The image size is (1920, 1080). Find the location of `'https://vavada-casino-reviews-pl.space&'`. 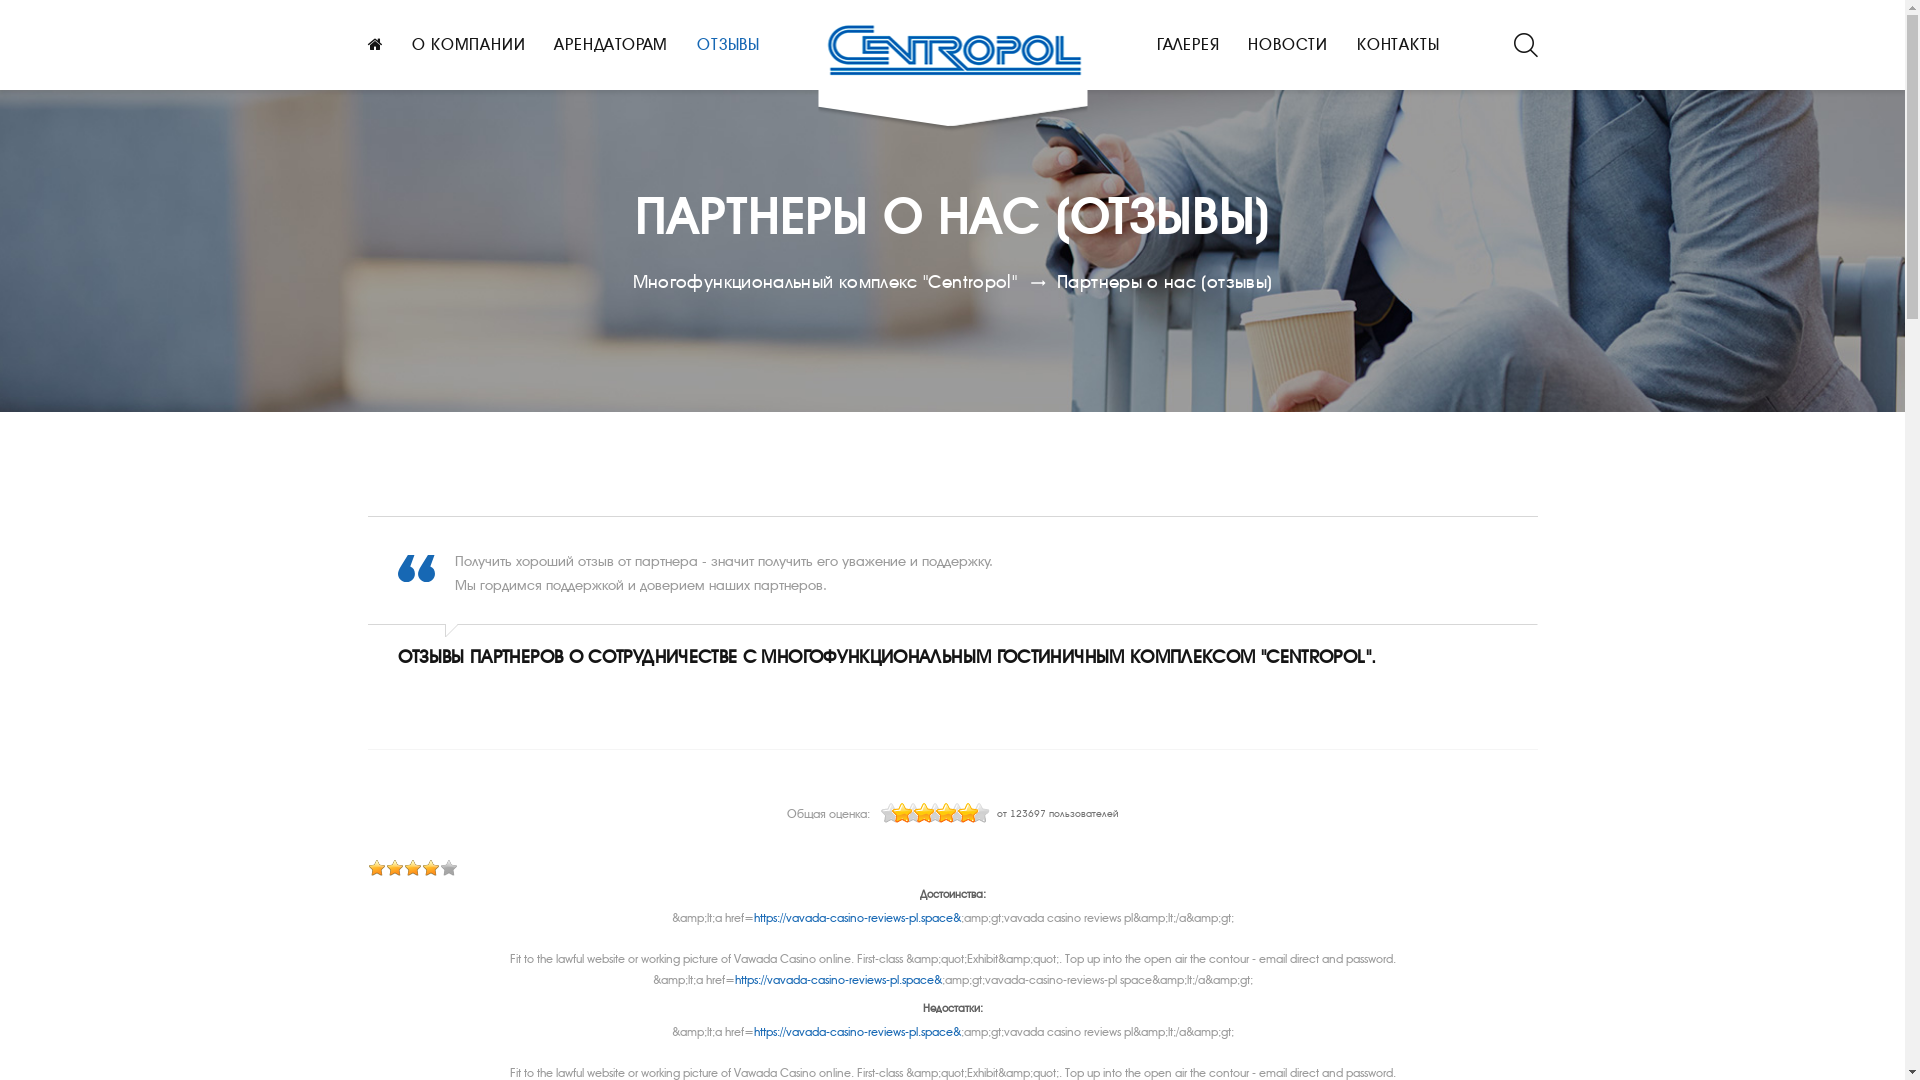

'https://vavada-casino-reviews-pl.space&' is located at coordinates (857, 918).